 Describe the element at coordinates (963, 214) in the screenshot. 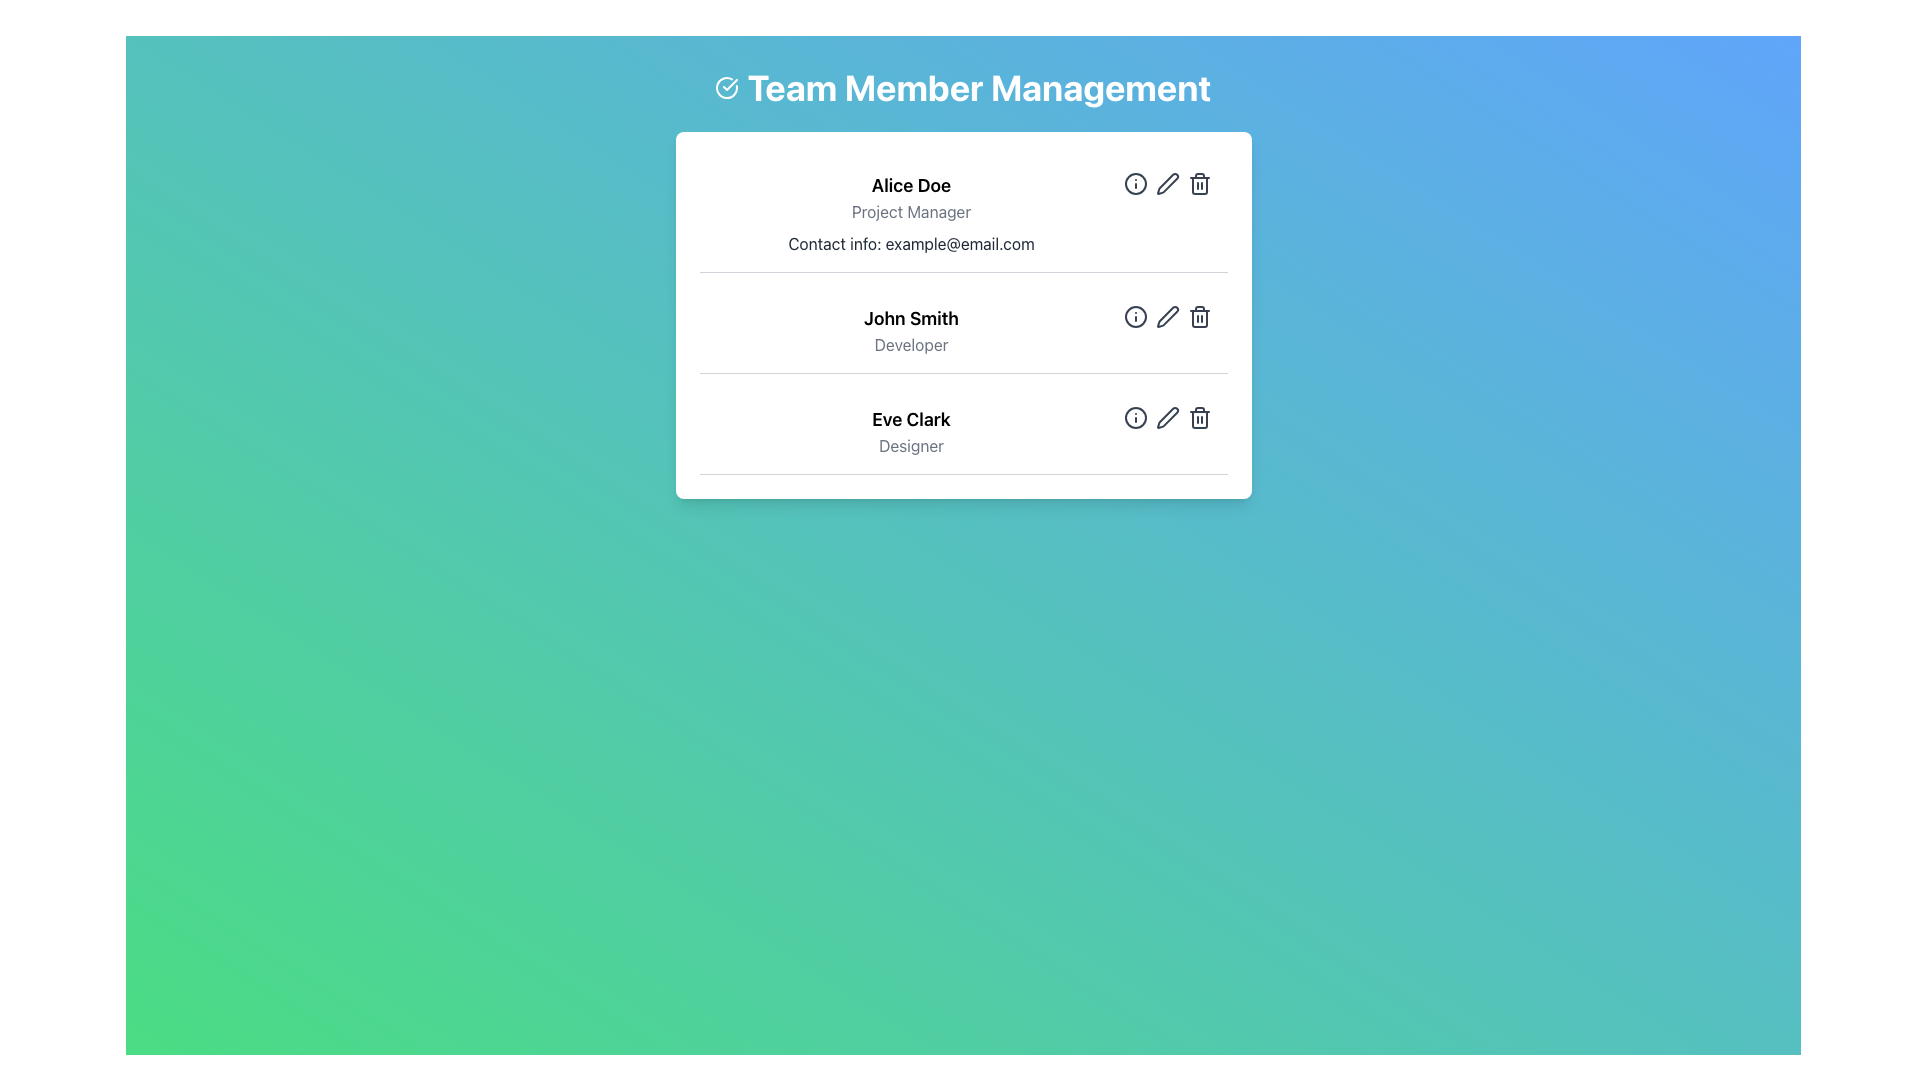

I see `the Information block that displays details about a specific team member, positioned as the first item under 'Team Member Management'` at that location.